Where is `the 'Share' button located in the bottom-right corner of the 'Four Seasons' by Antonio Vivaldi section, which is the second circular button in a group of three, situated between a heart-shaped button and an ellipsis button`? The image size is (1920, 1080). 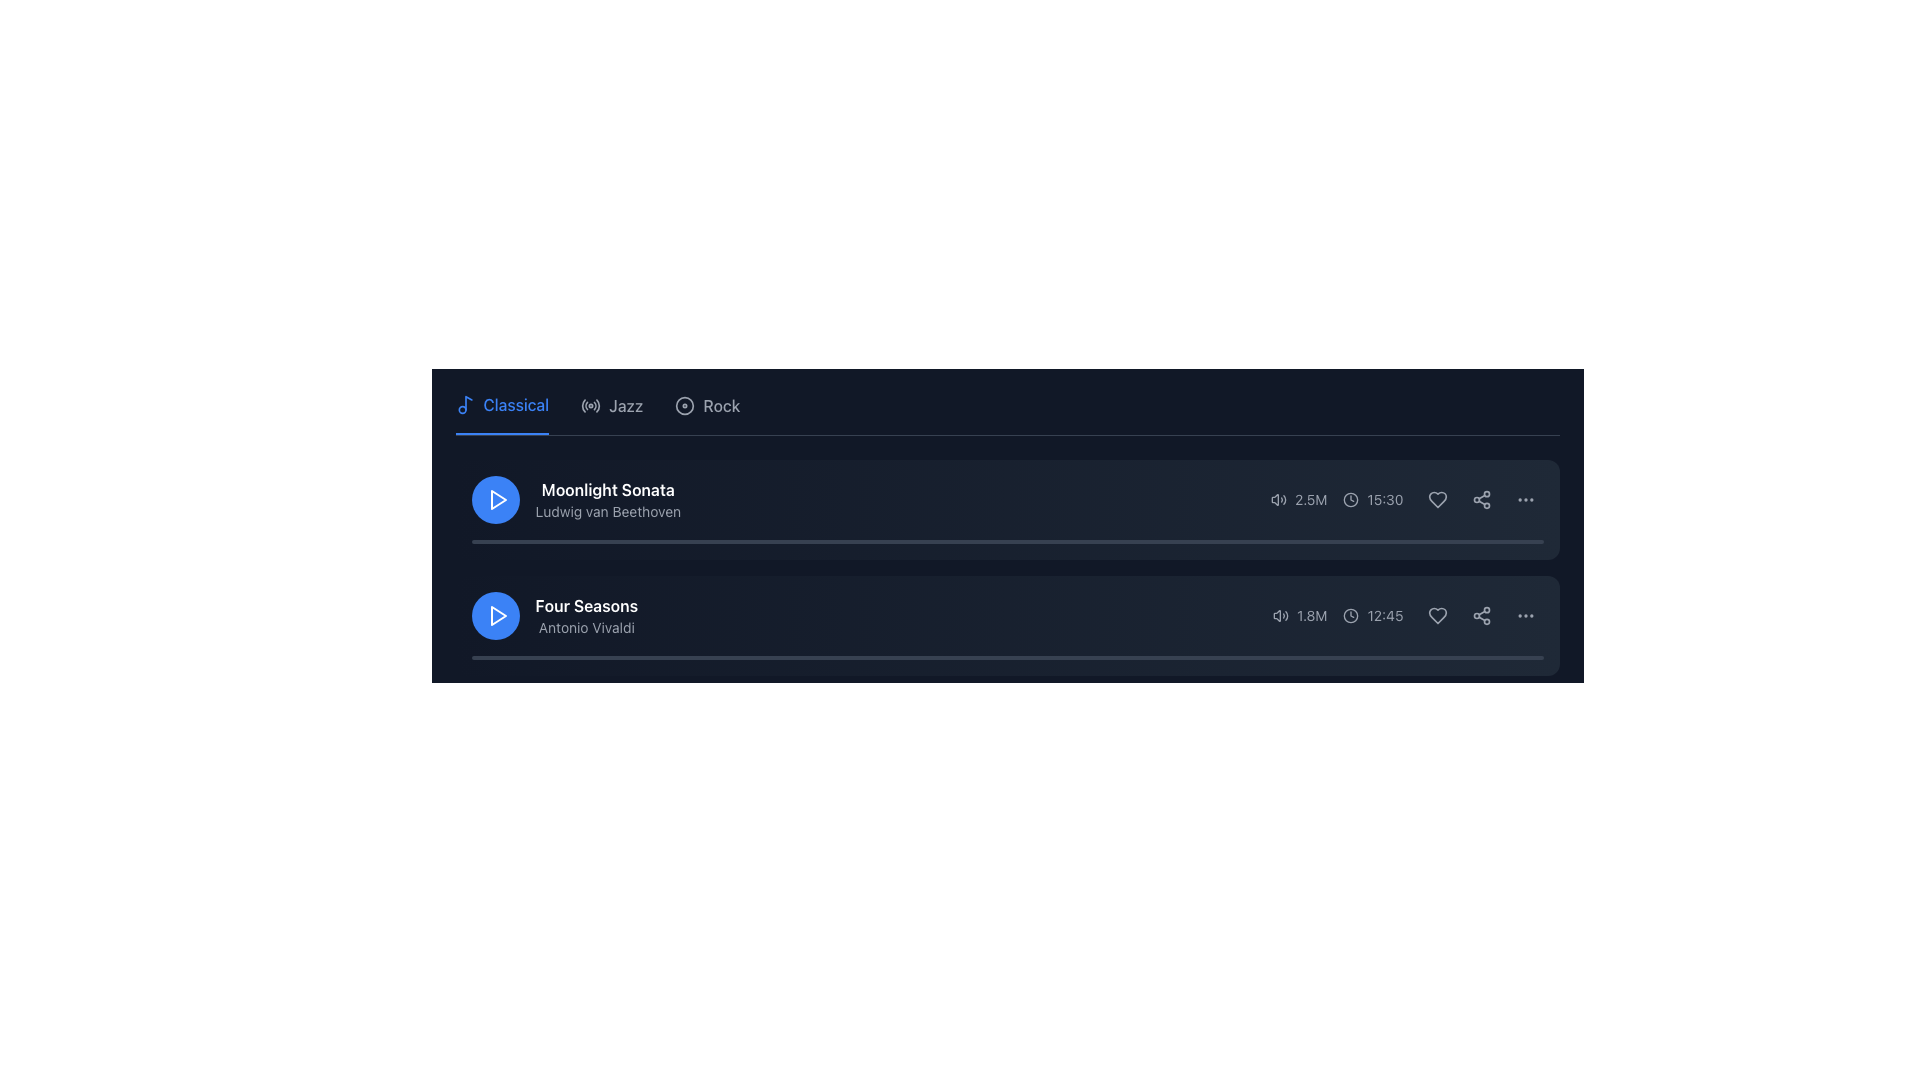
the 'Share' button located in the bottom-right corner of the 'Four Seasons' by Antonio Vivaldi section, which is the second circular button in a group of three, situated between a heart-shaped button and an ellipsis button is located at coordinates (1481, 615).